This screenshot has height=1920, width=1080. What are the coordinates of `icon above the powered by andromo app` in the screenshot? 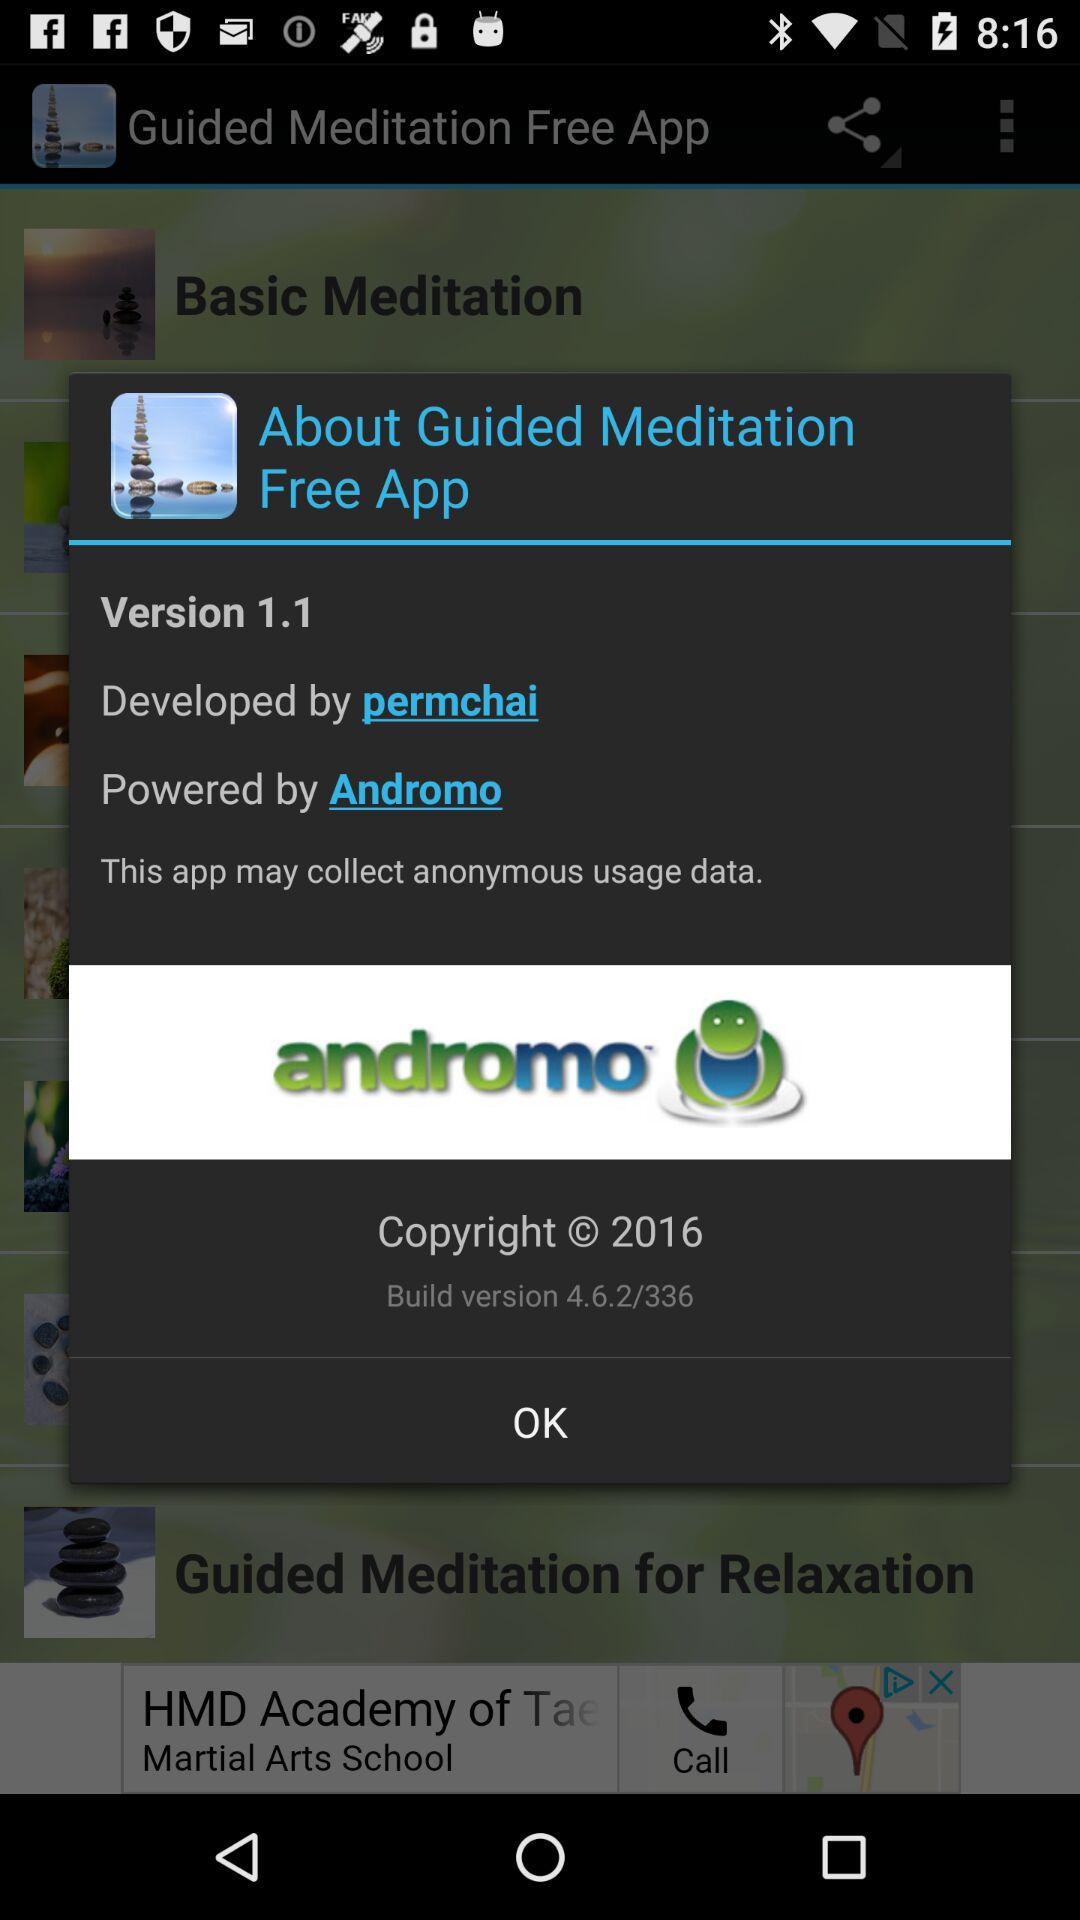 It's located at (540, 714).